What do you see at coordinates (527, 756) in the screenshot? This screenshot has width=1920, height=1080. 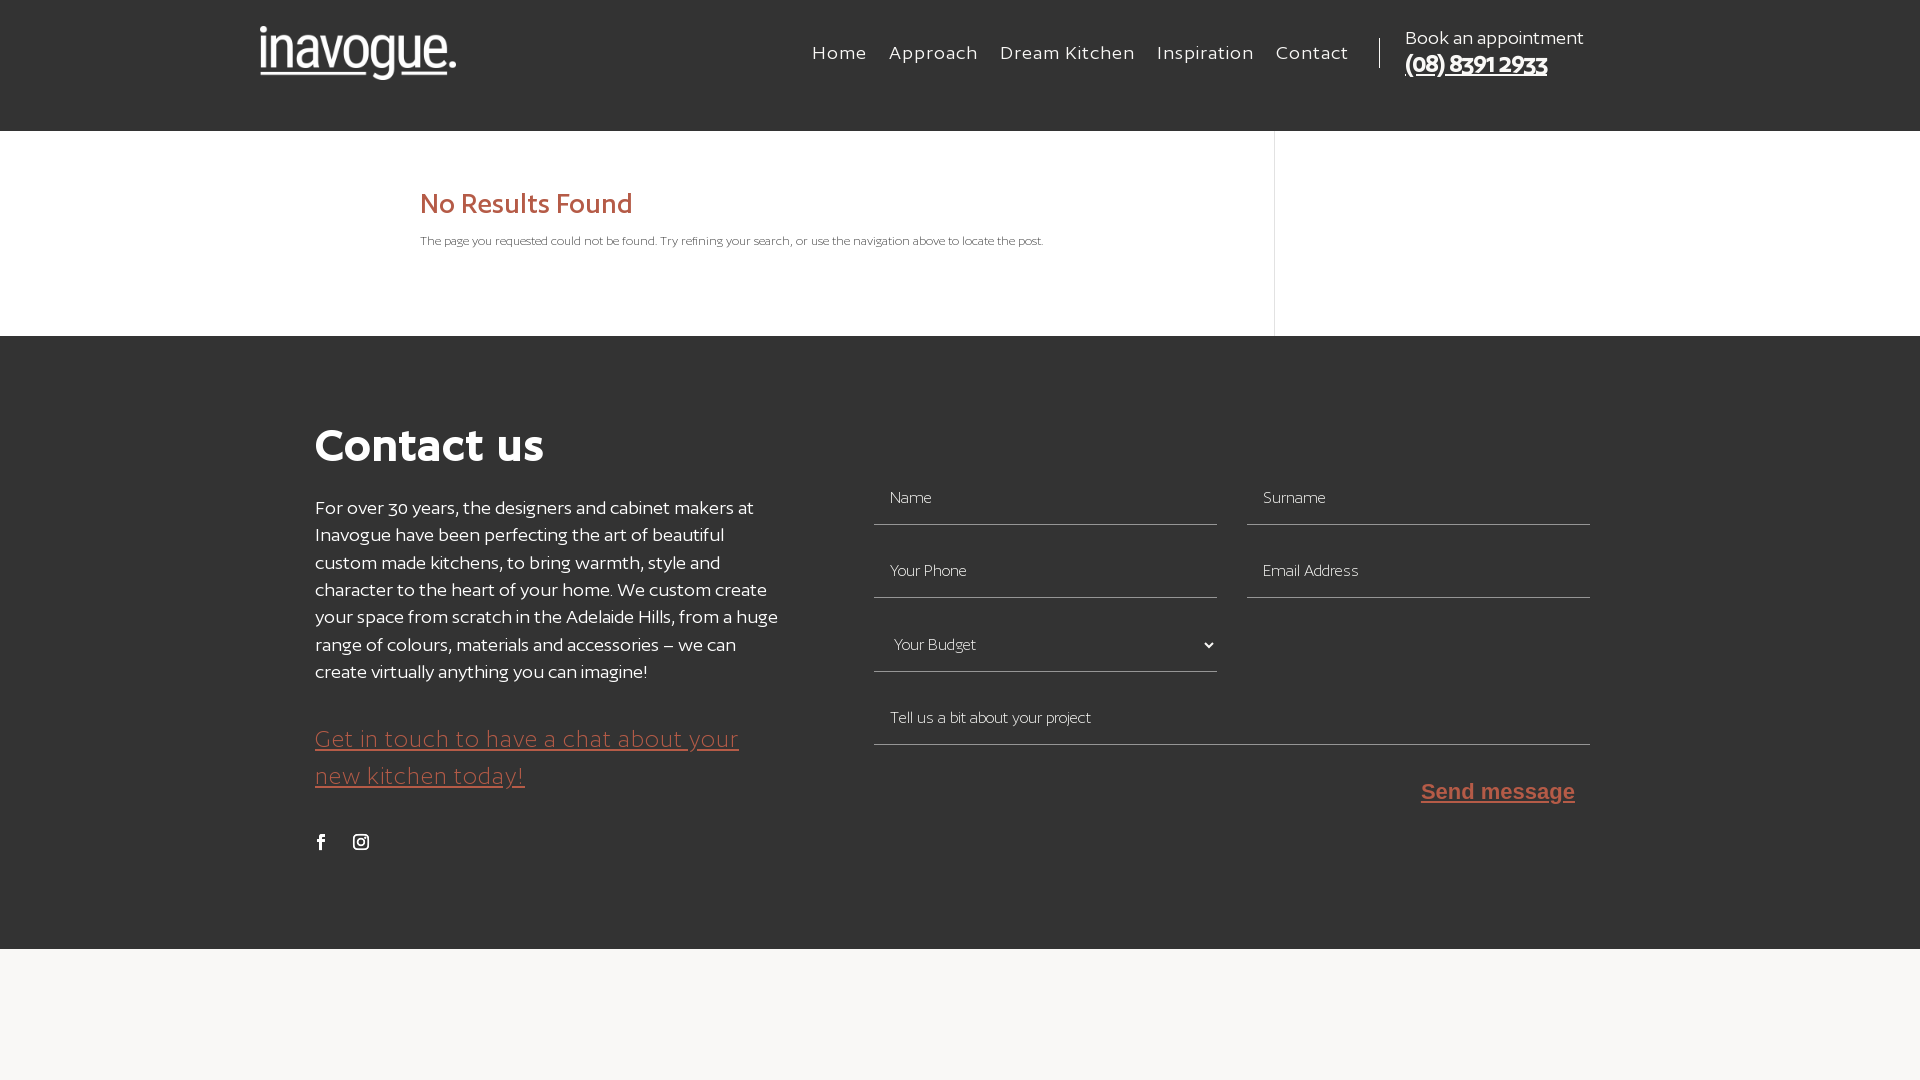 I see `'Get in touch to have a chat about your new kitchen today!'` at bounding box center [527, 756].